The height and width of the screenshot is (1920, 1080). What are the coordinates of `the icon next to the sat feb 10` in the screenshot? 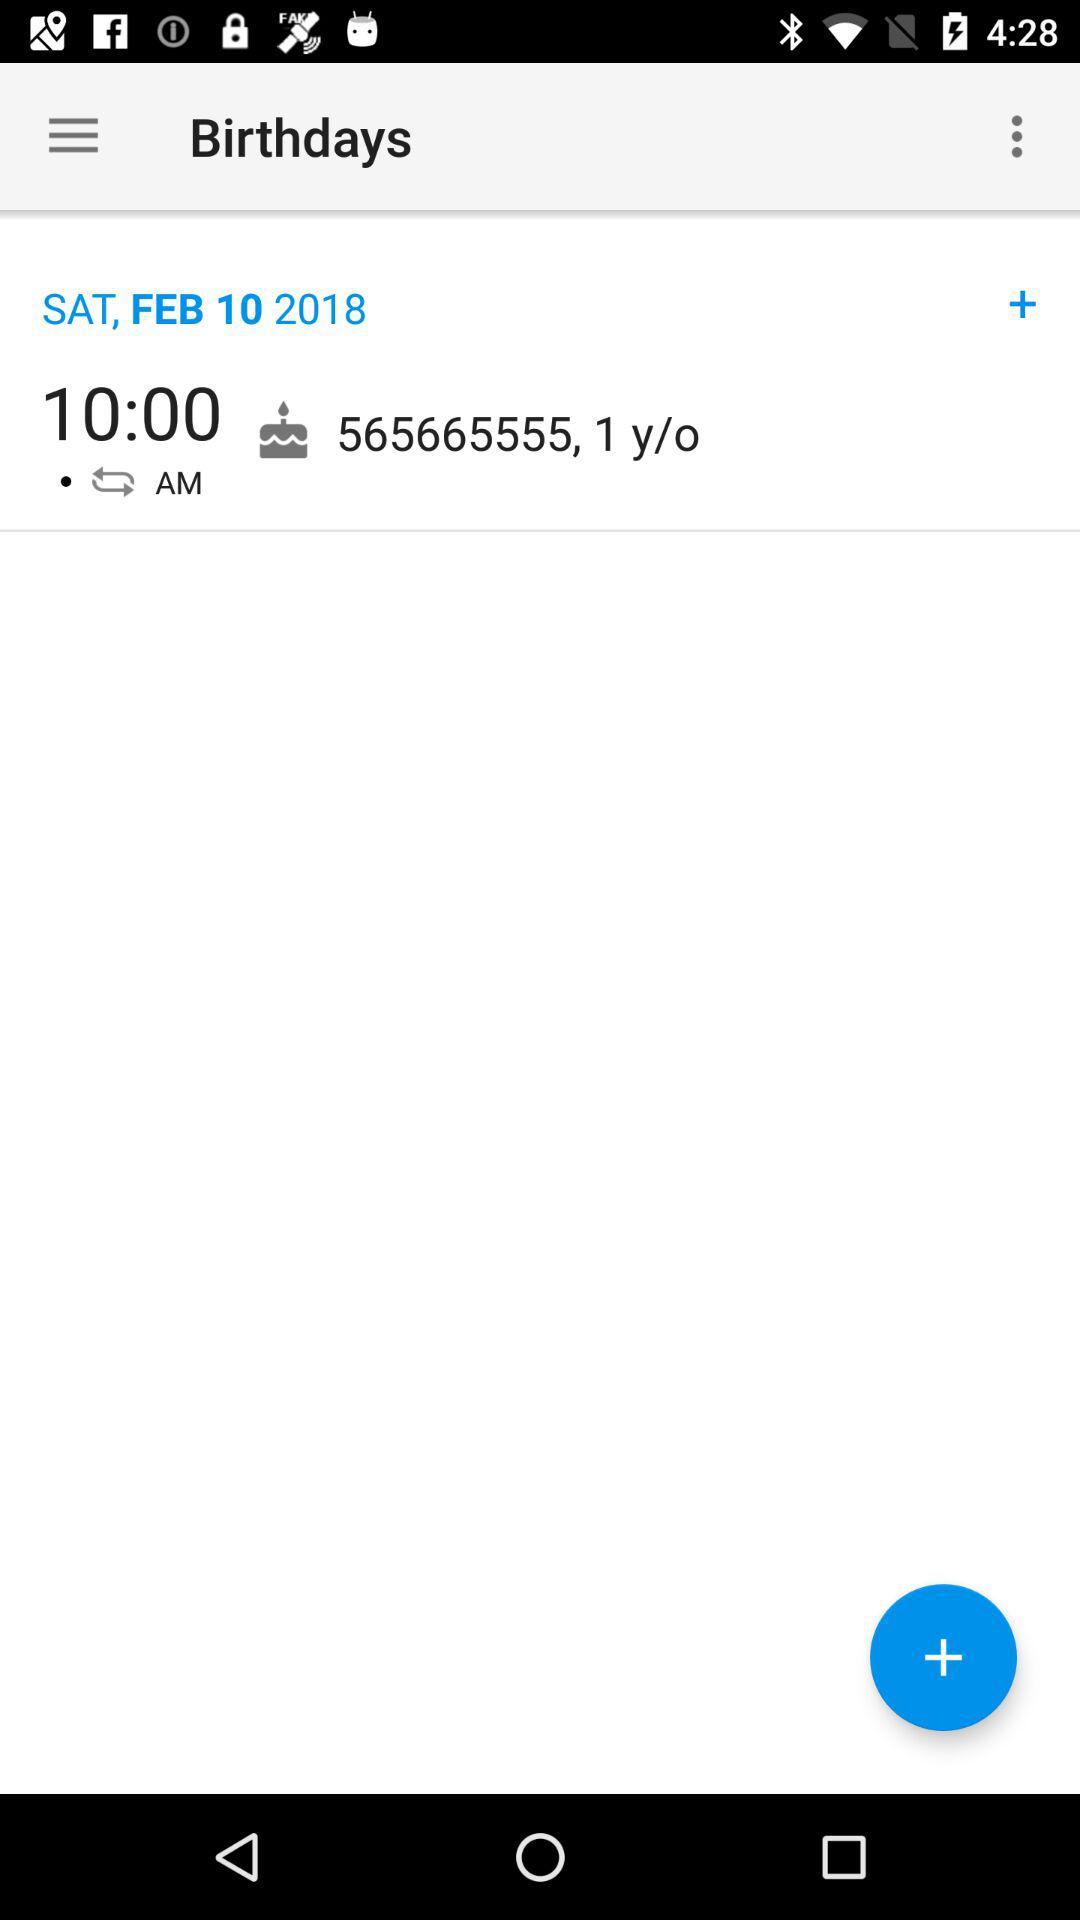 It's located at (1022, 282).